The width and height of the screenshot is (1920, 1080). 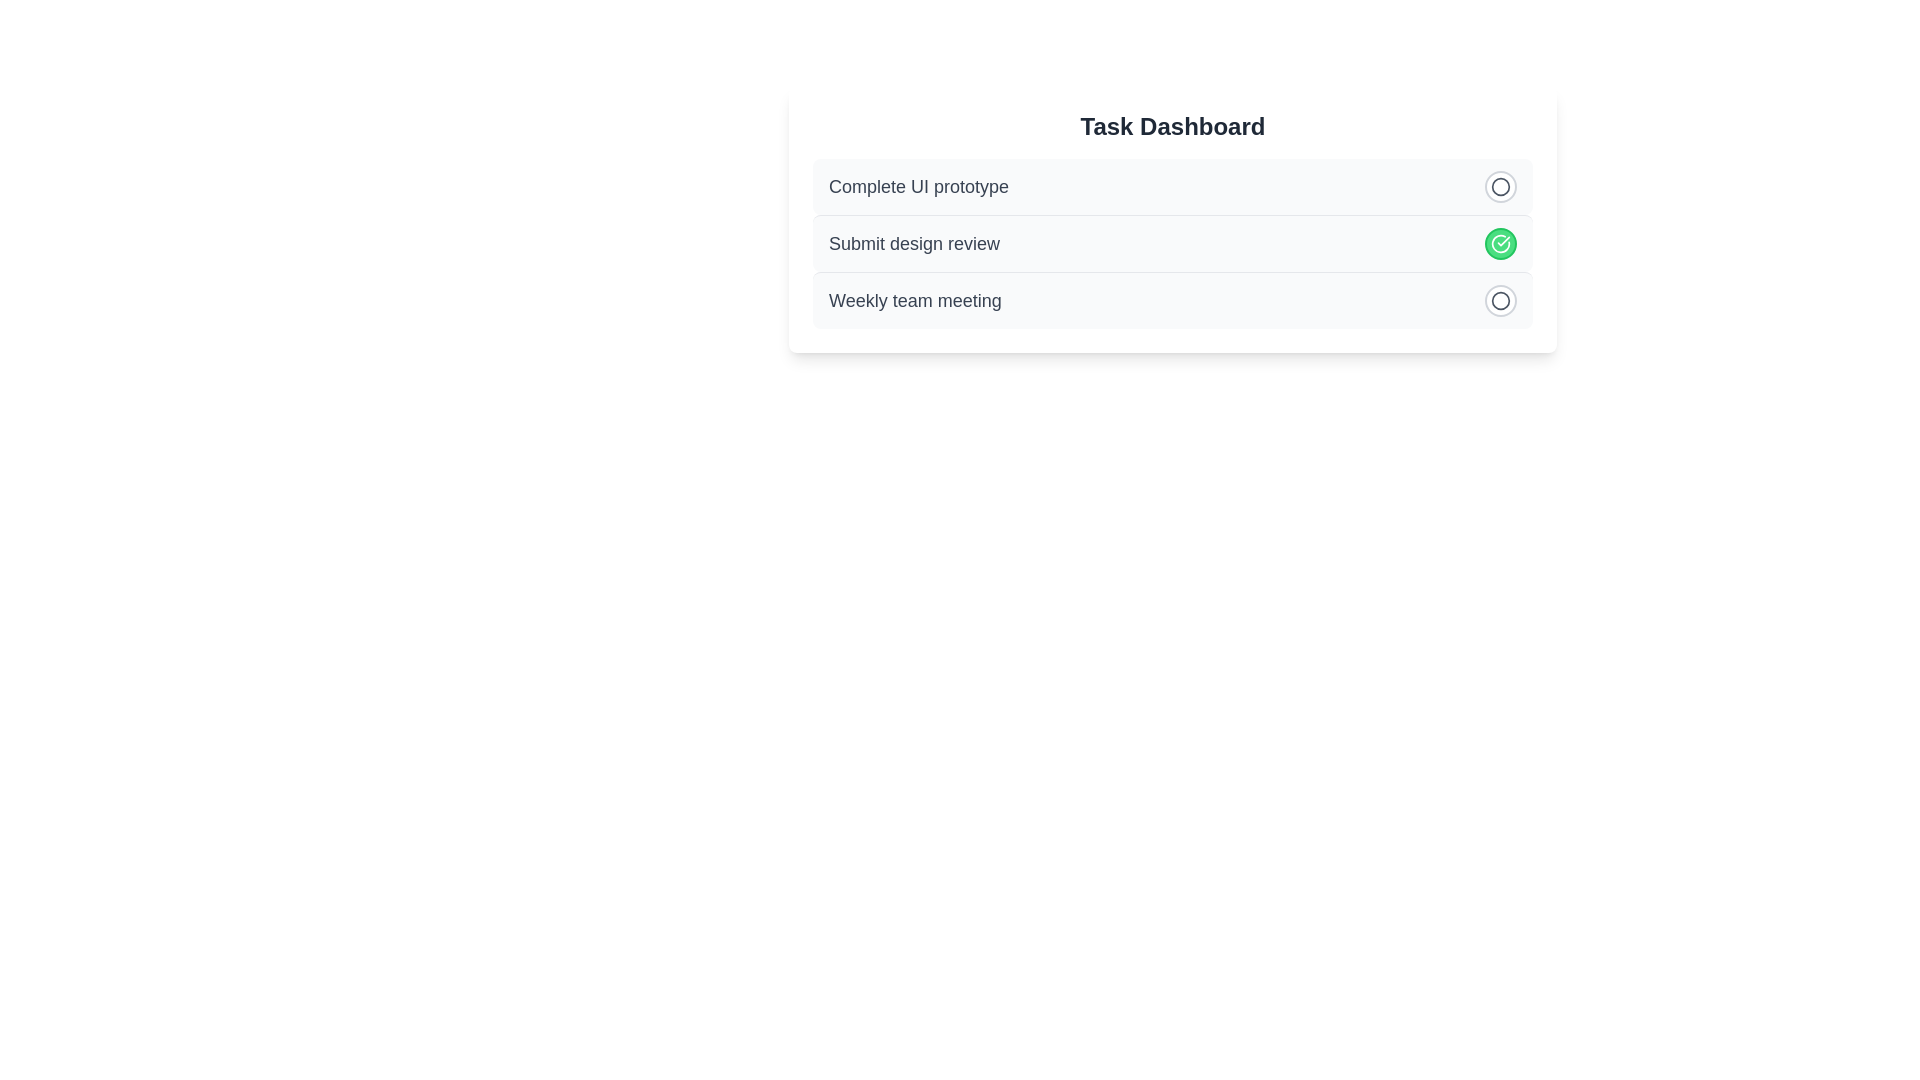 I want to click on the header text 'Task Dashboard', so click(x=1172, y=127).